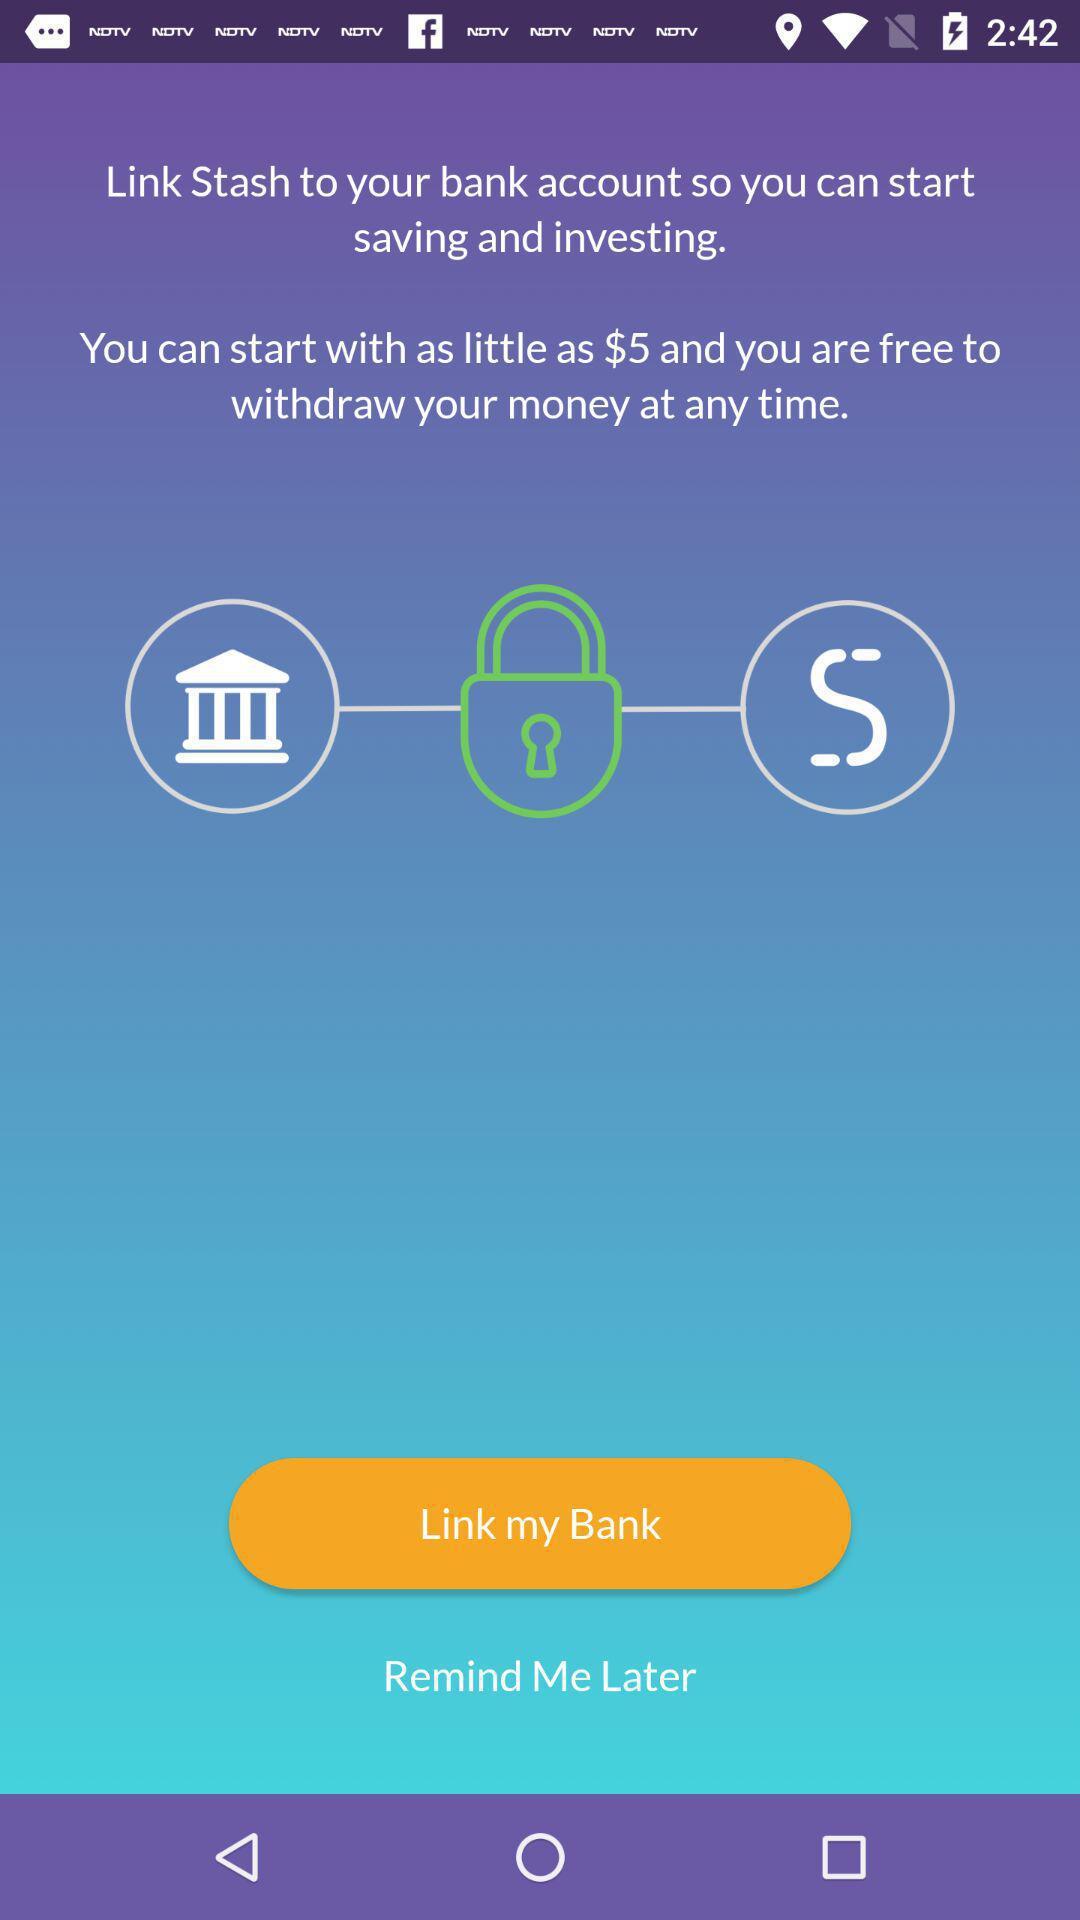 Image resolution: width=1080 pixels, height=1920 pixels. I want to click on remind me later icon, so click(540, 1675).